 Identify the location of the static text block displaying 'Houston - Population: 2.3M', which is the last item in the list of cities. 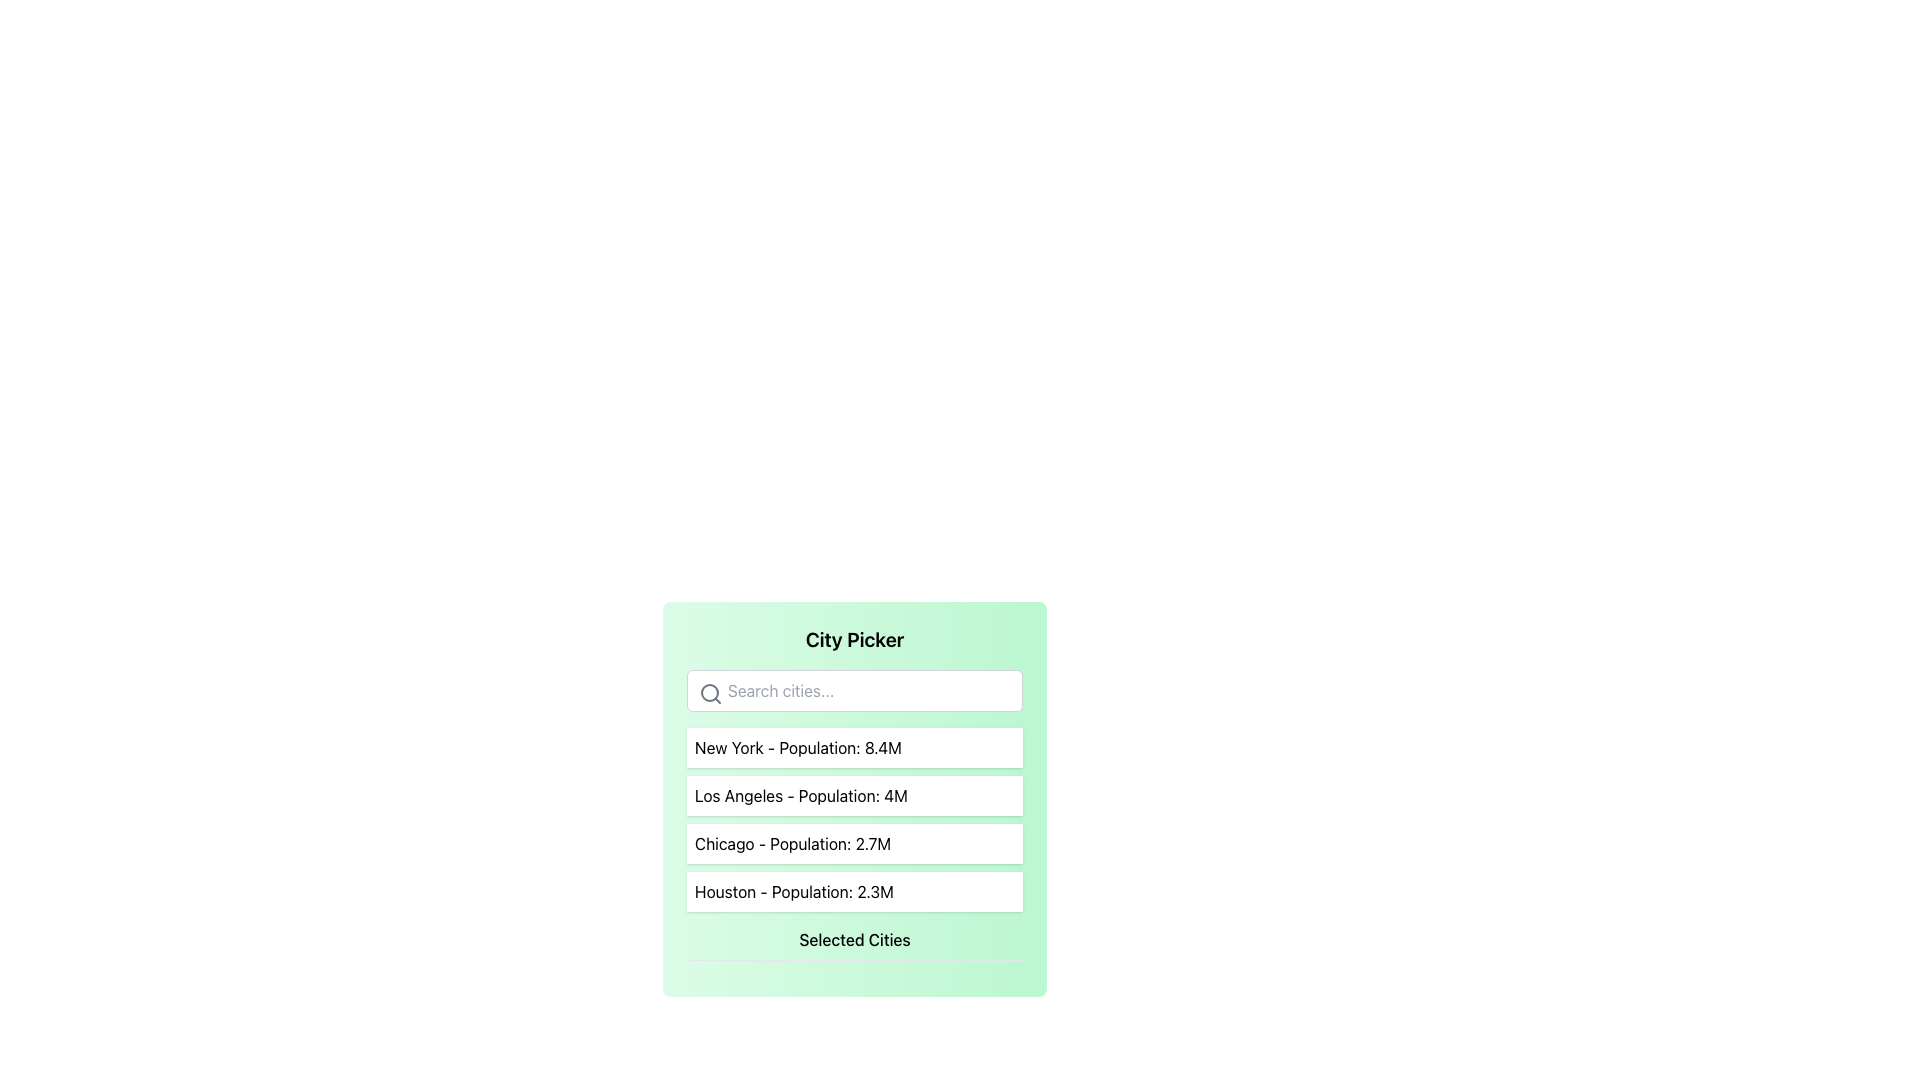
(854, 890).